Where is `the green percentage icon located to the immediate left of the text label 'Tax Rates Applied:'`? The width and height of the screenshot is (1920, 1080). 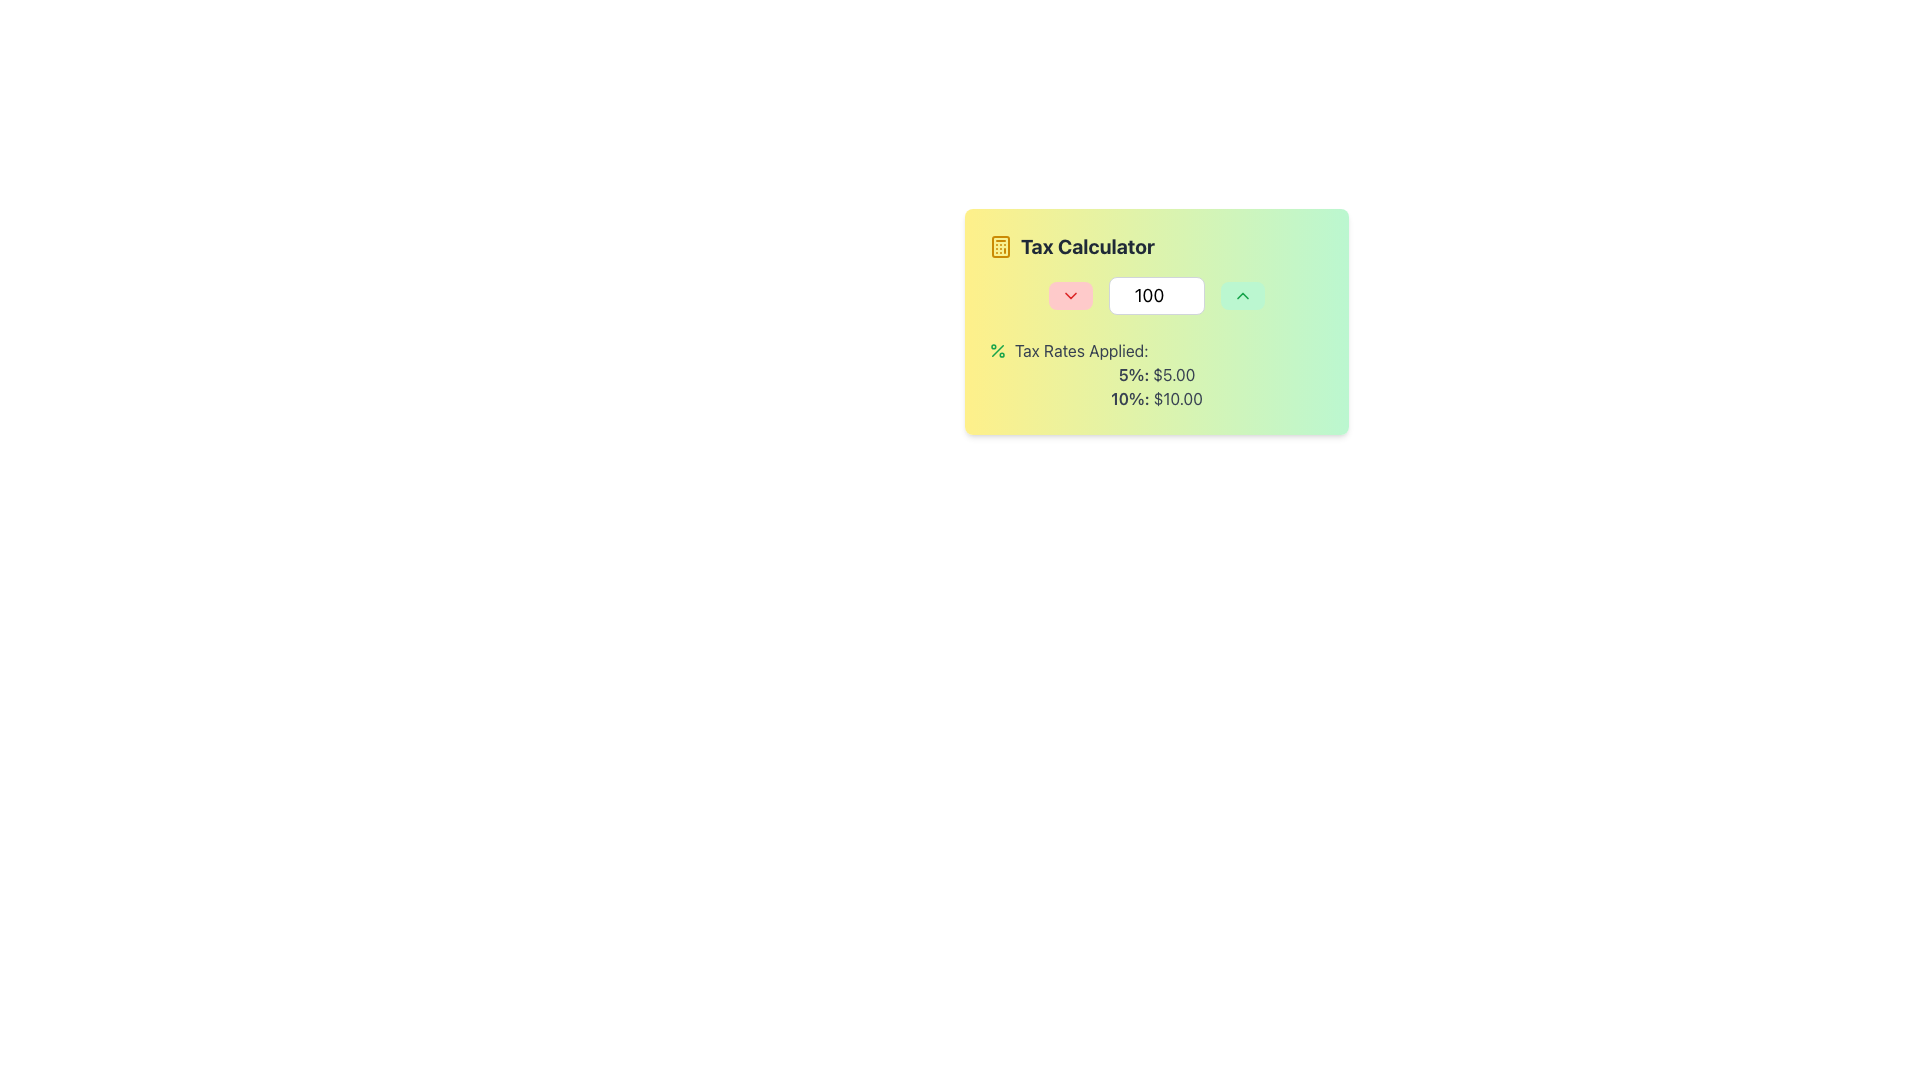 the green percentage icon located to the immediate left of the text label 'Tax Rates Applied:' is located at coordinates (998, 350).